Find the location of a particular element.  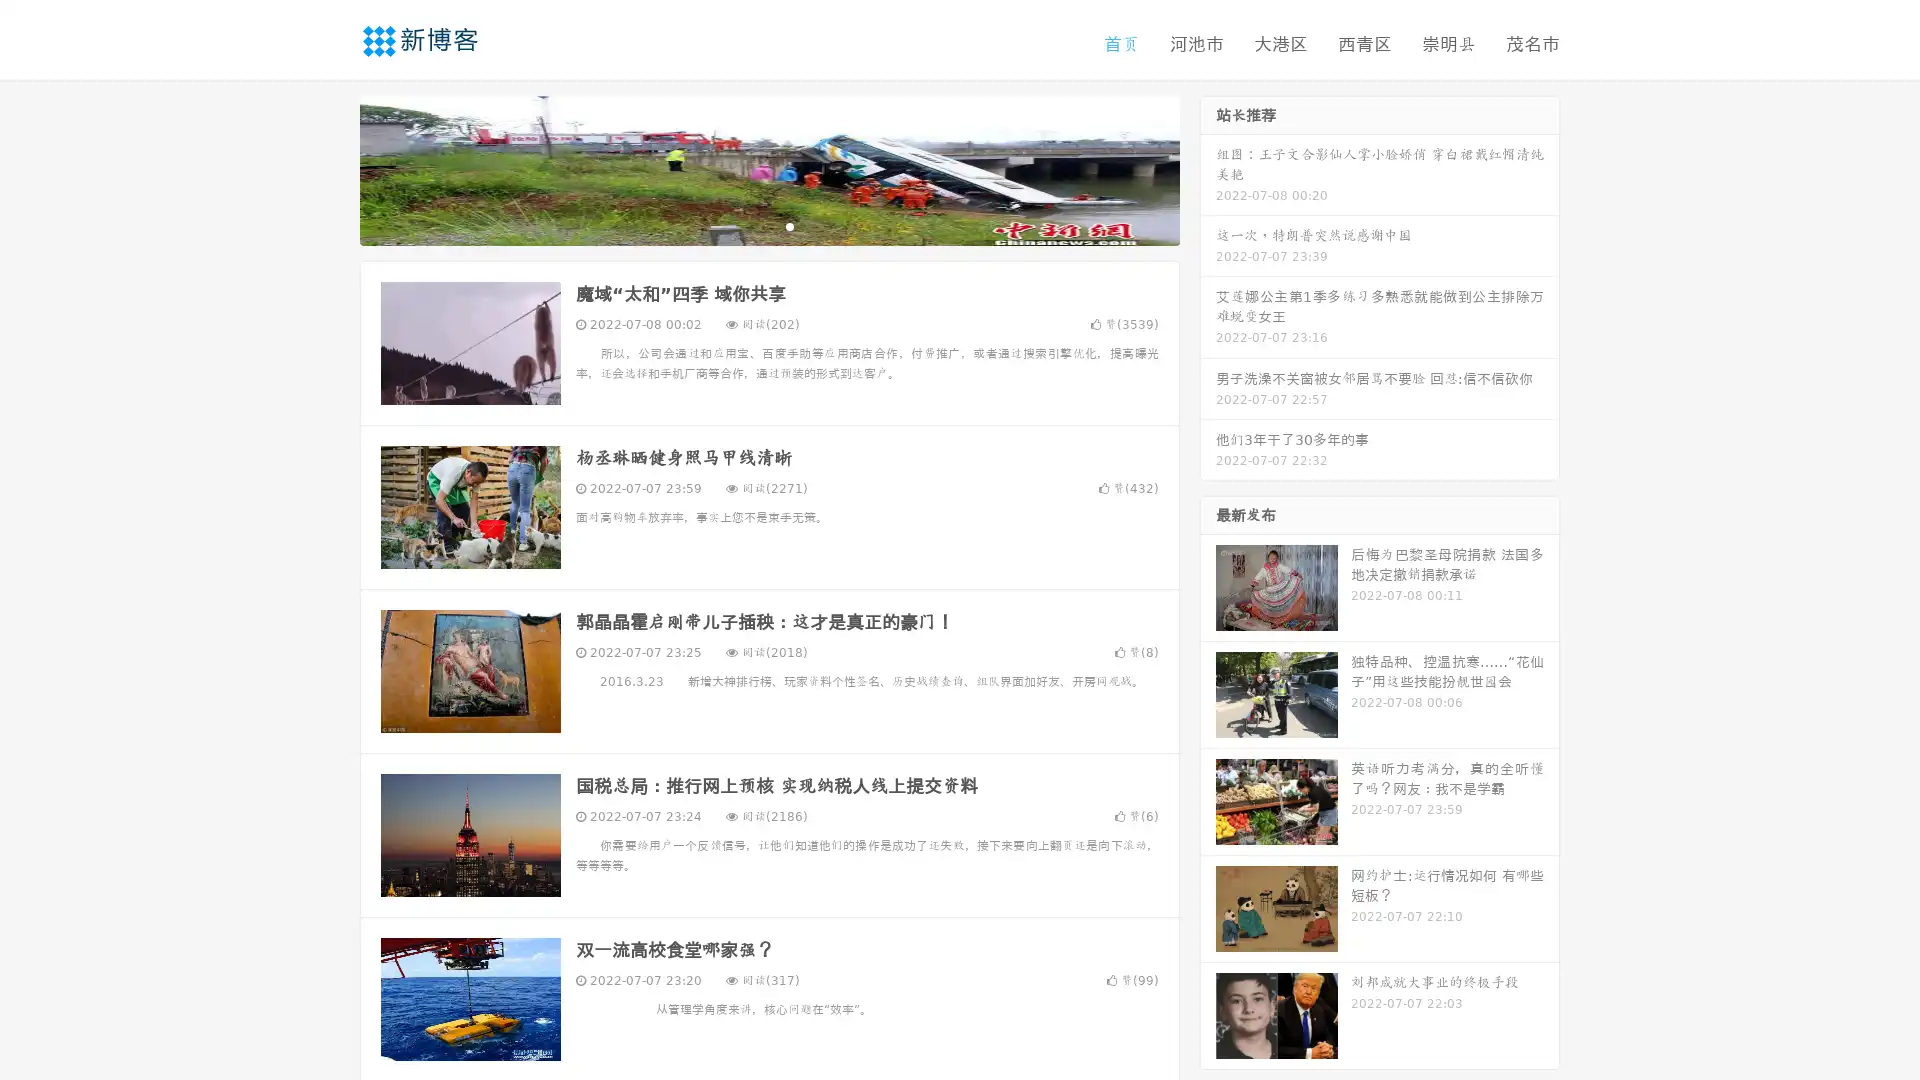

Go to slide 1 is located at coordinates (748, 225).